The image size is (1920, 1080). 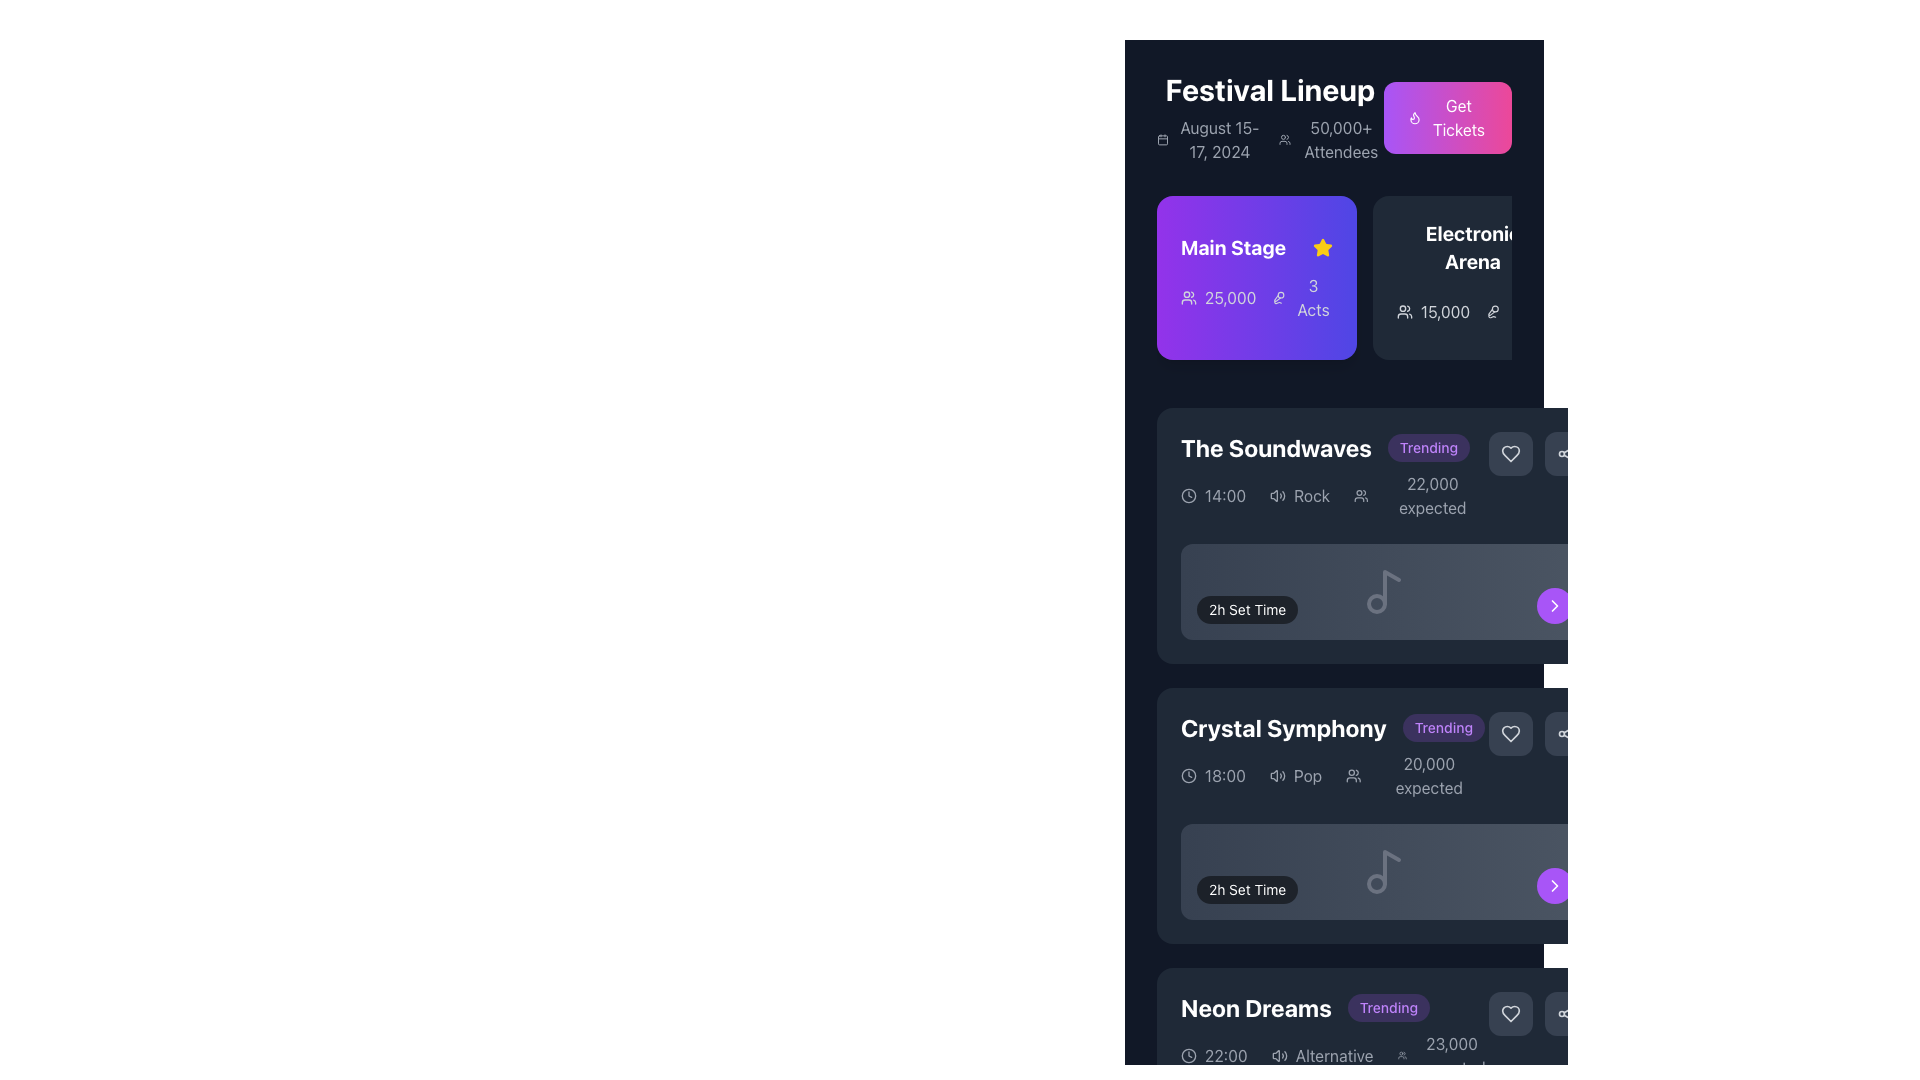 I want to click on the heart-shaped icon representing a 'like' feature, so click(x=1511, y=454).